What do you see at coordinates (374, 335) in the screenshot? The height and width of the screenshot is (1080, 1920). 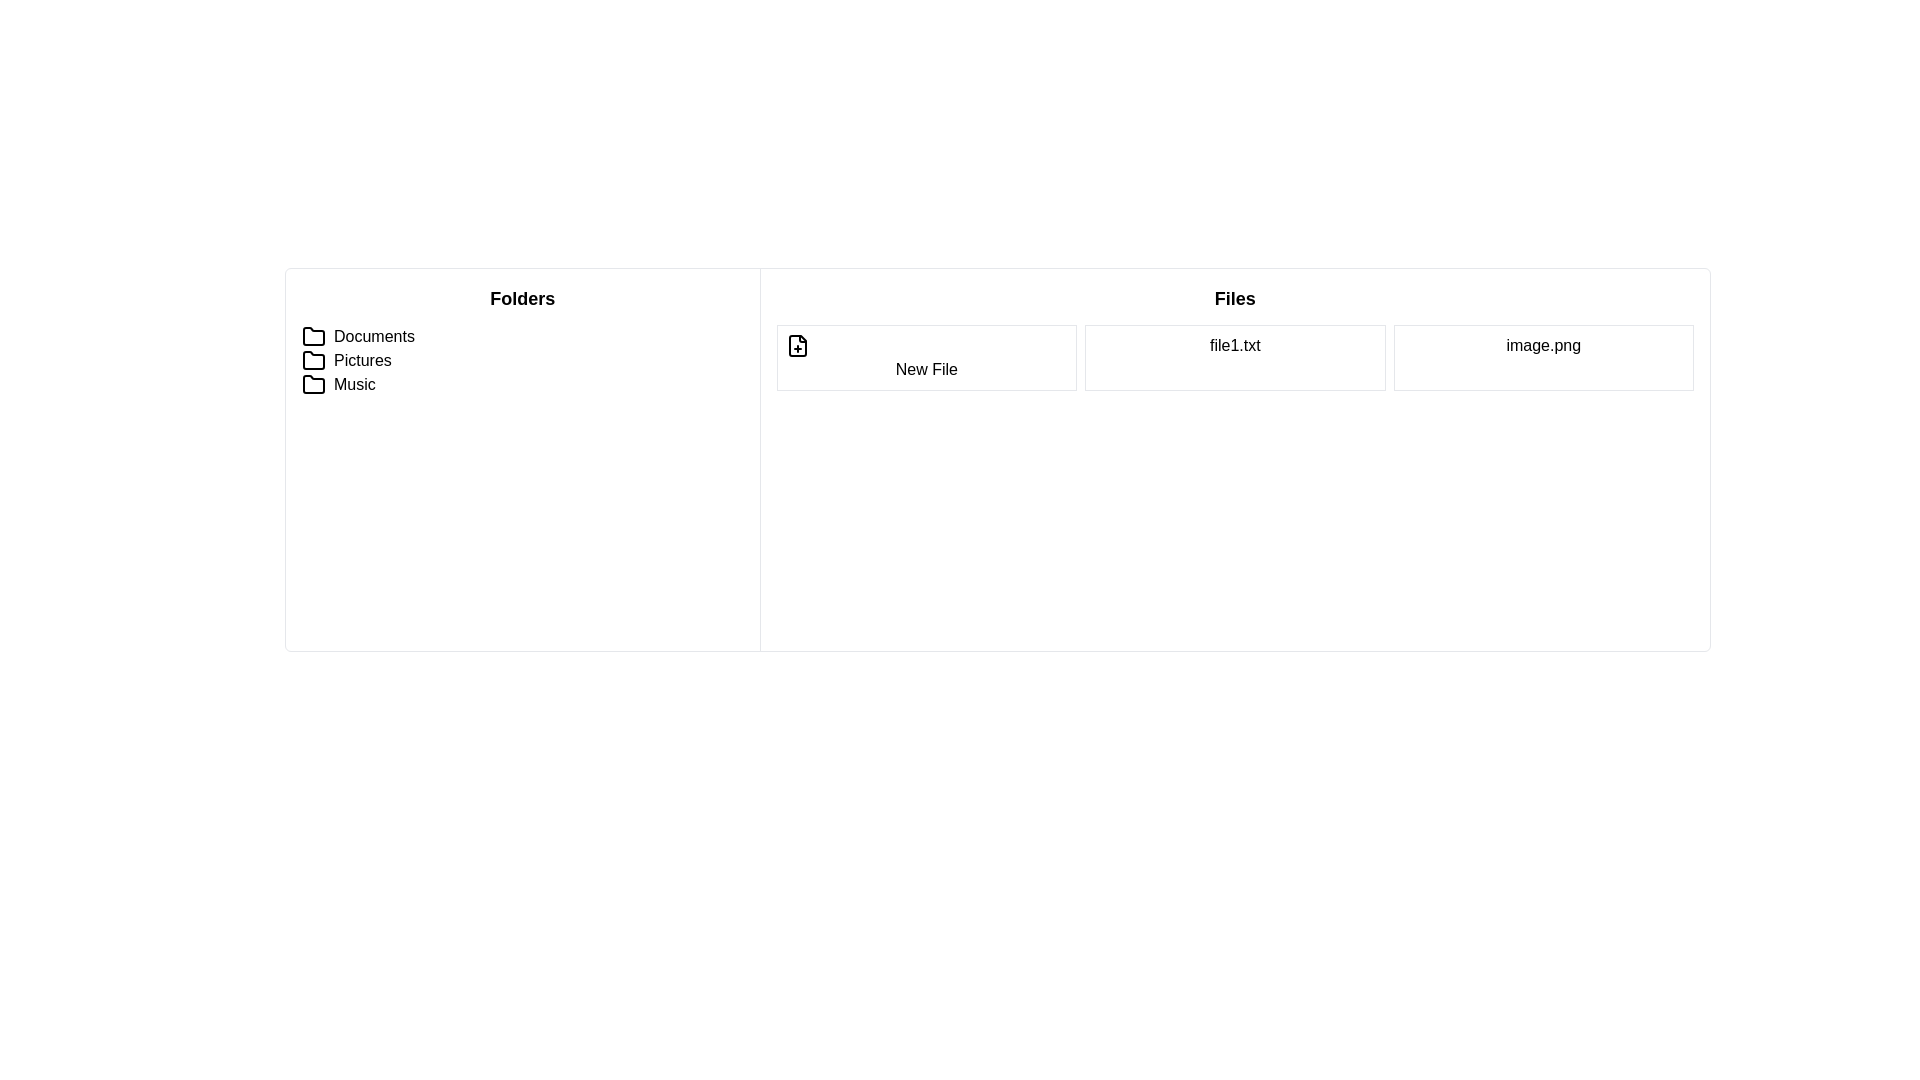 I see `the text label representing the first folder name in the 'Folders' section of the file browsing interface` at bounding box center [374, 335].